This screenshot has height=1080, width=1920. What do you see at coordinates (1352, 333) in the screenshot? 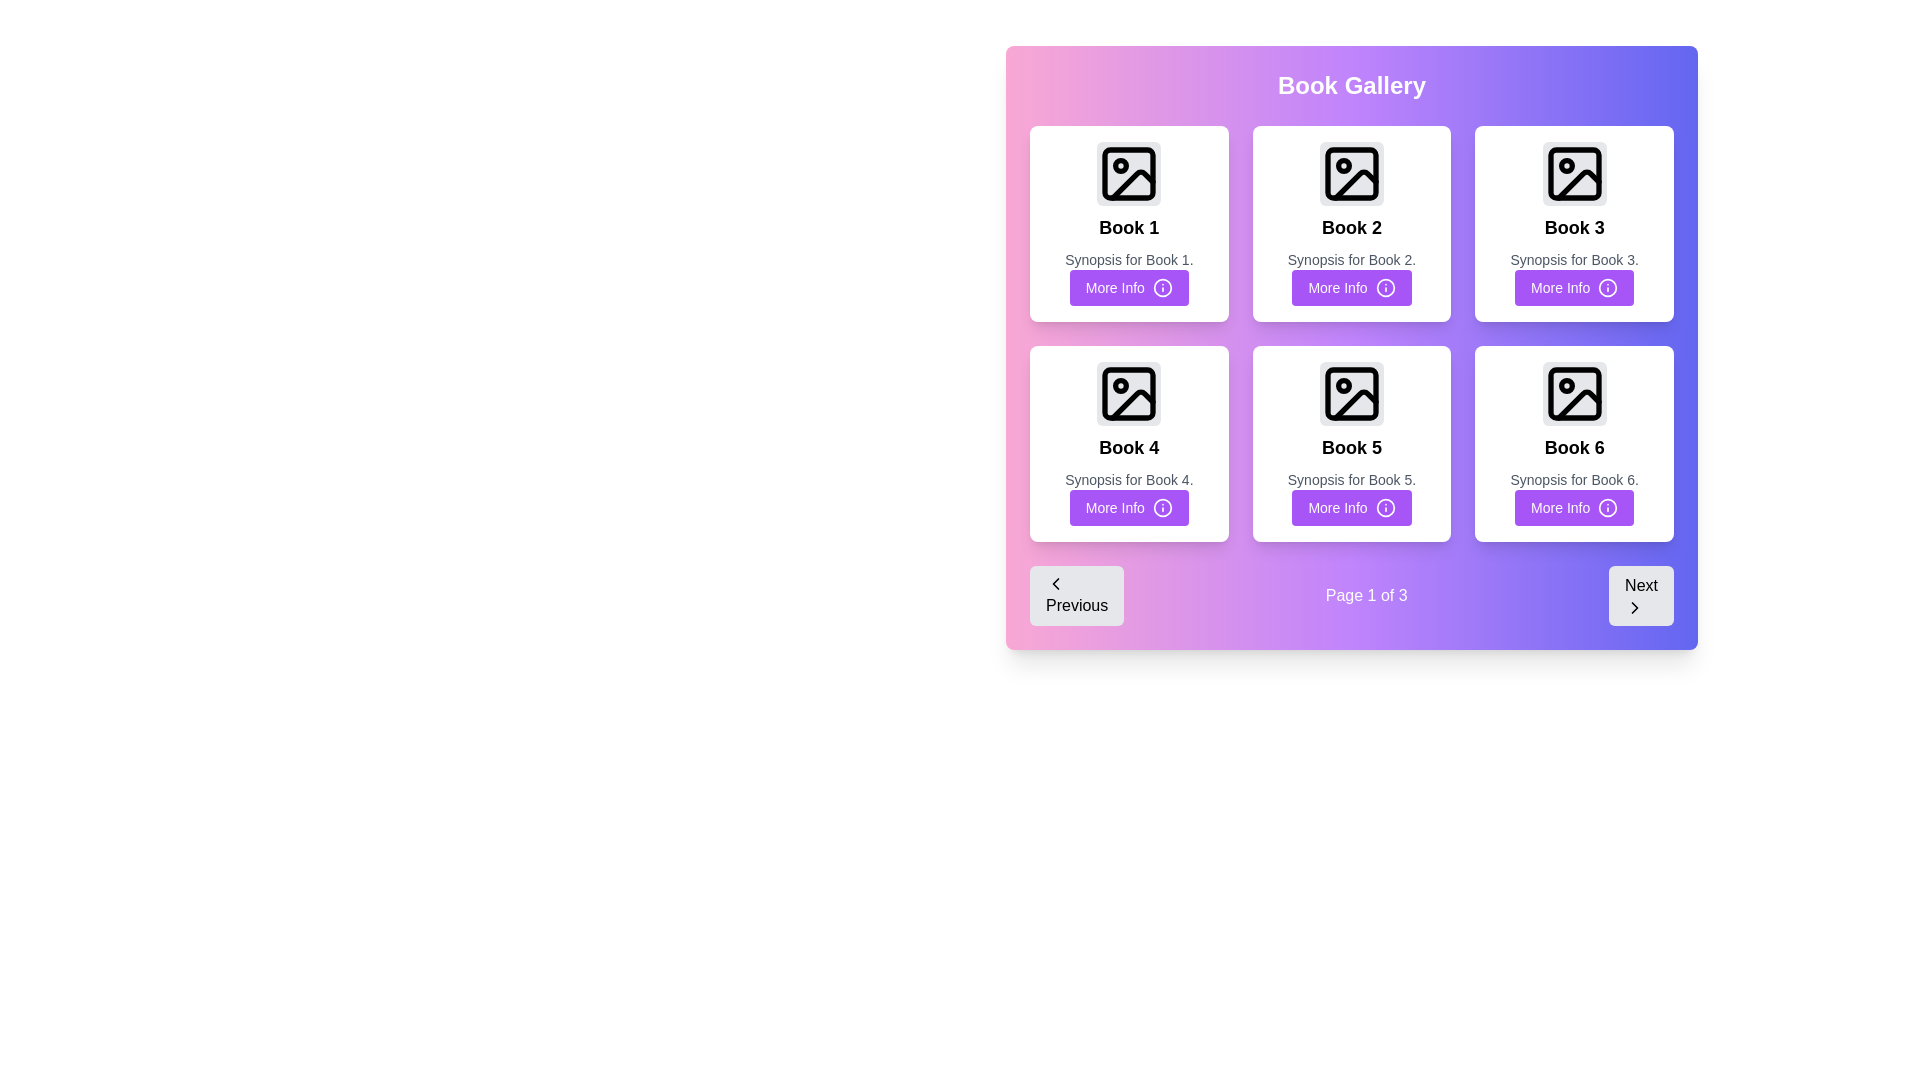
I see `the button of a specific book card in the Grid layout of the Book Gallery for more information` at bounding box center [1352, 333].